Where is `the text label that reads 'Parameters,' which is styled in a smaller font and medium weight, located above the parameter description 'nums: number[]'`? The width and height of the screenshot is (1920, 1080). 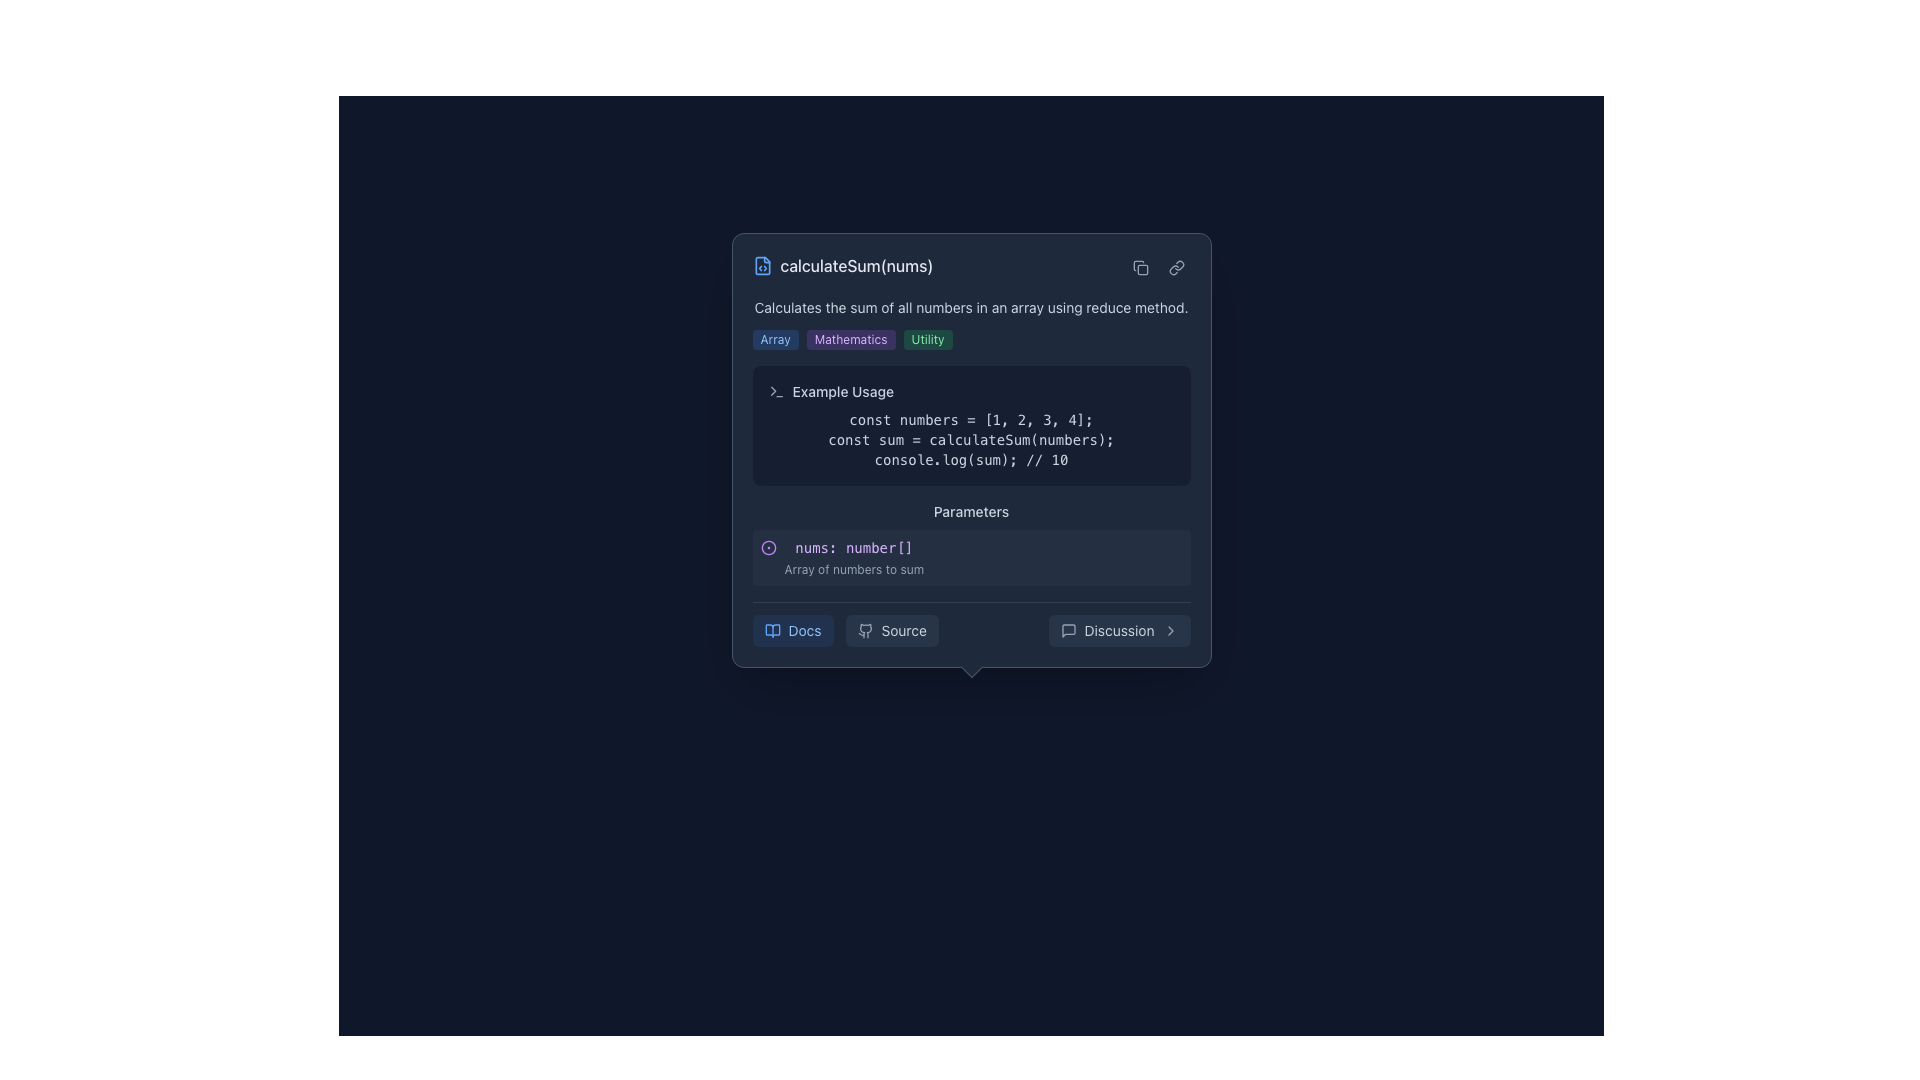 the text label that reads 'Parameters,' which is styled in a smaller font and medium weight, located above the parameter description 'nums: number[]' is located at coordinates (971, 511).